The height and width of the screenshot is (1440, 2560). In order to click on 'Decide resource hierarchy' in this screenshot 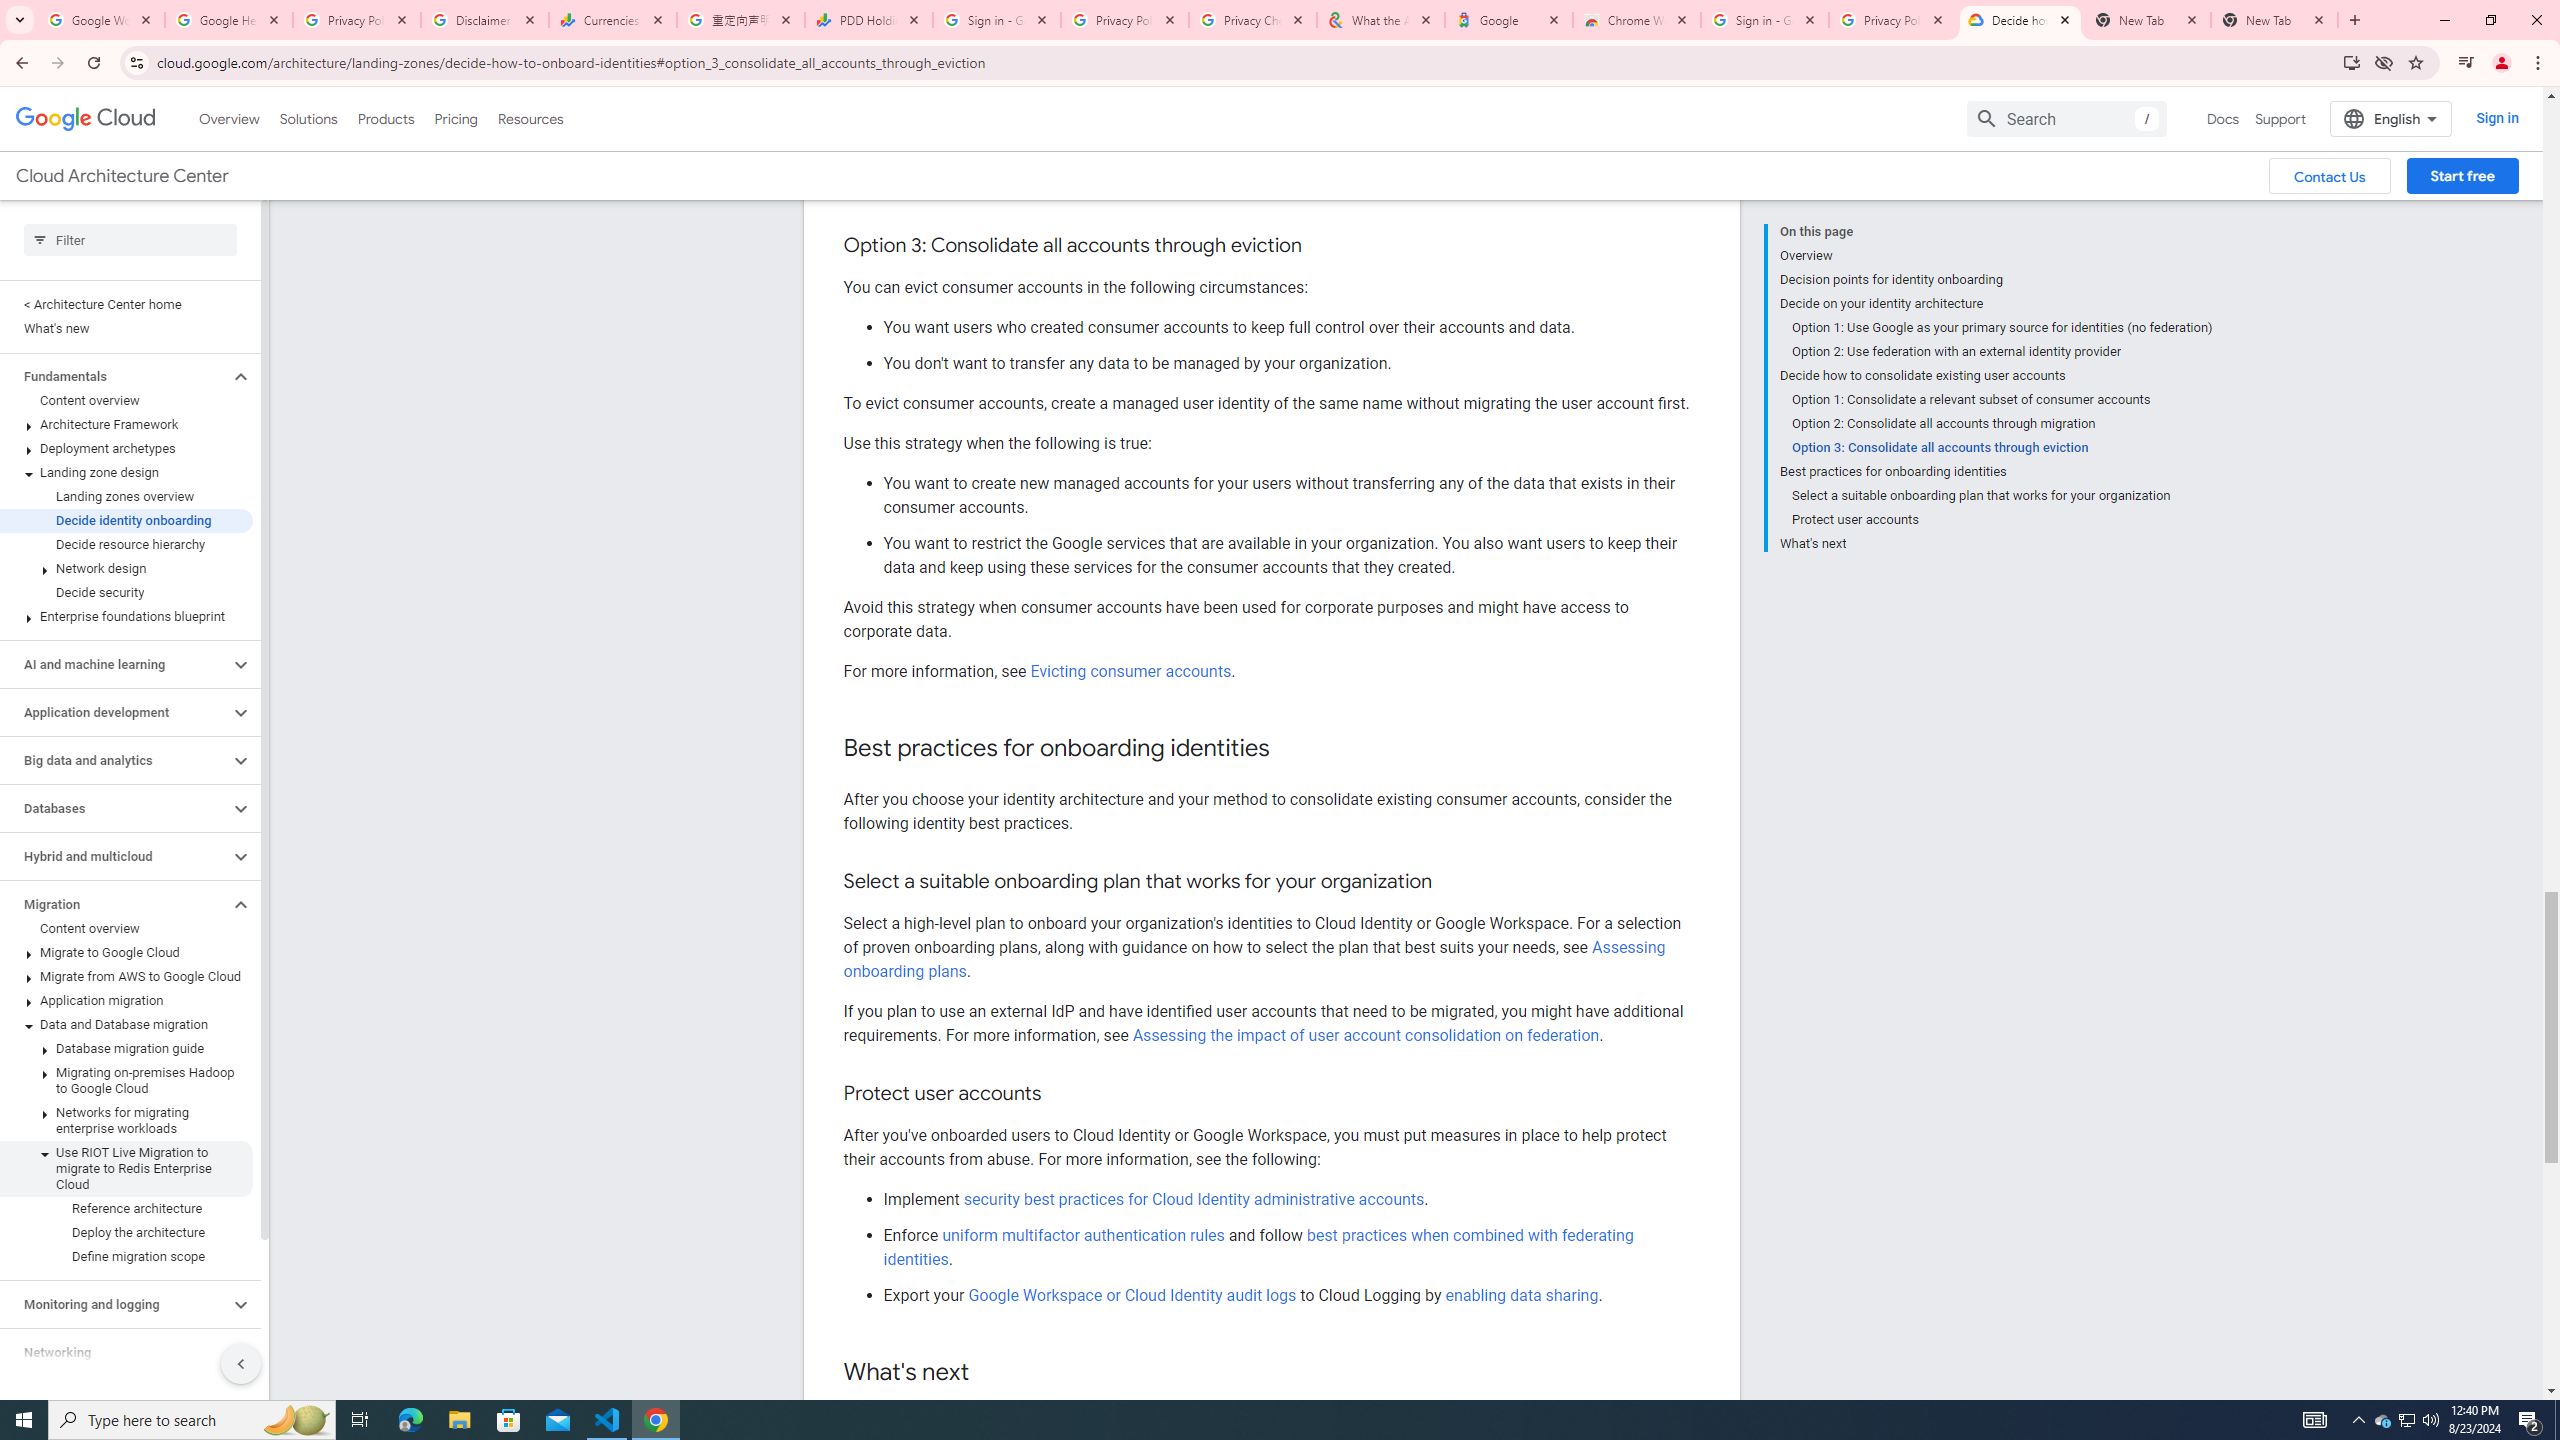, I will do `click(126, 544)`.